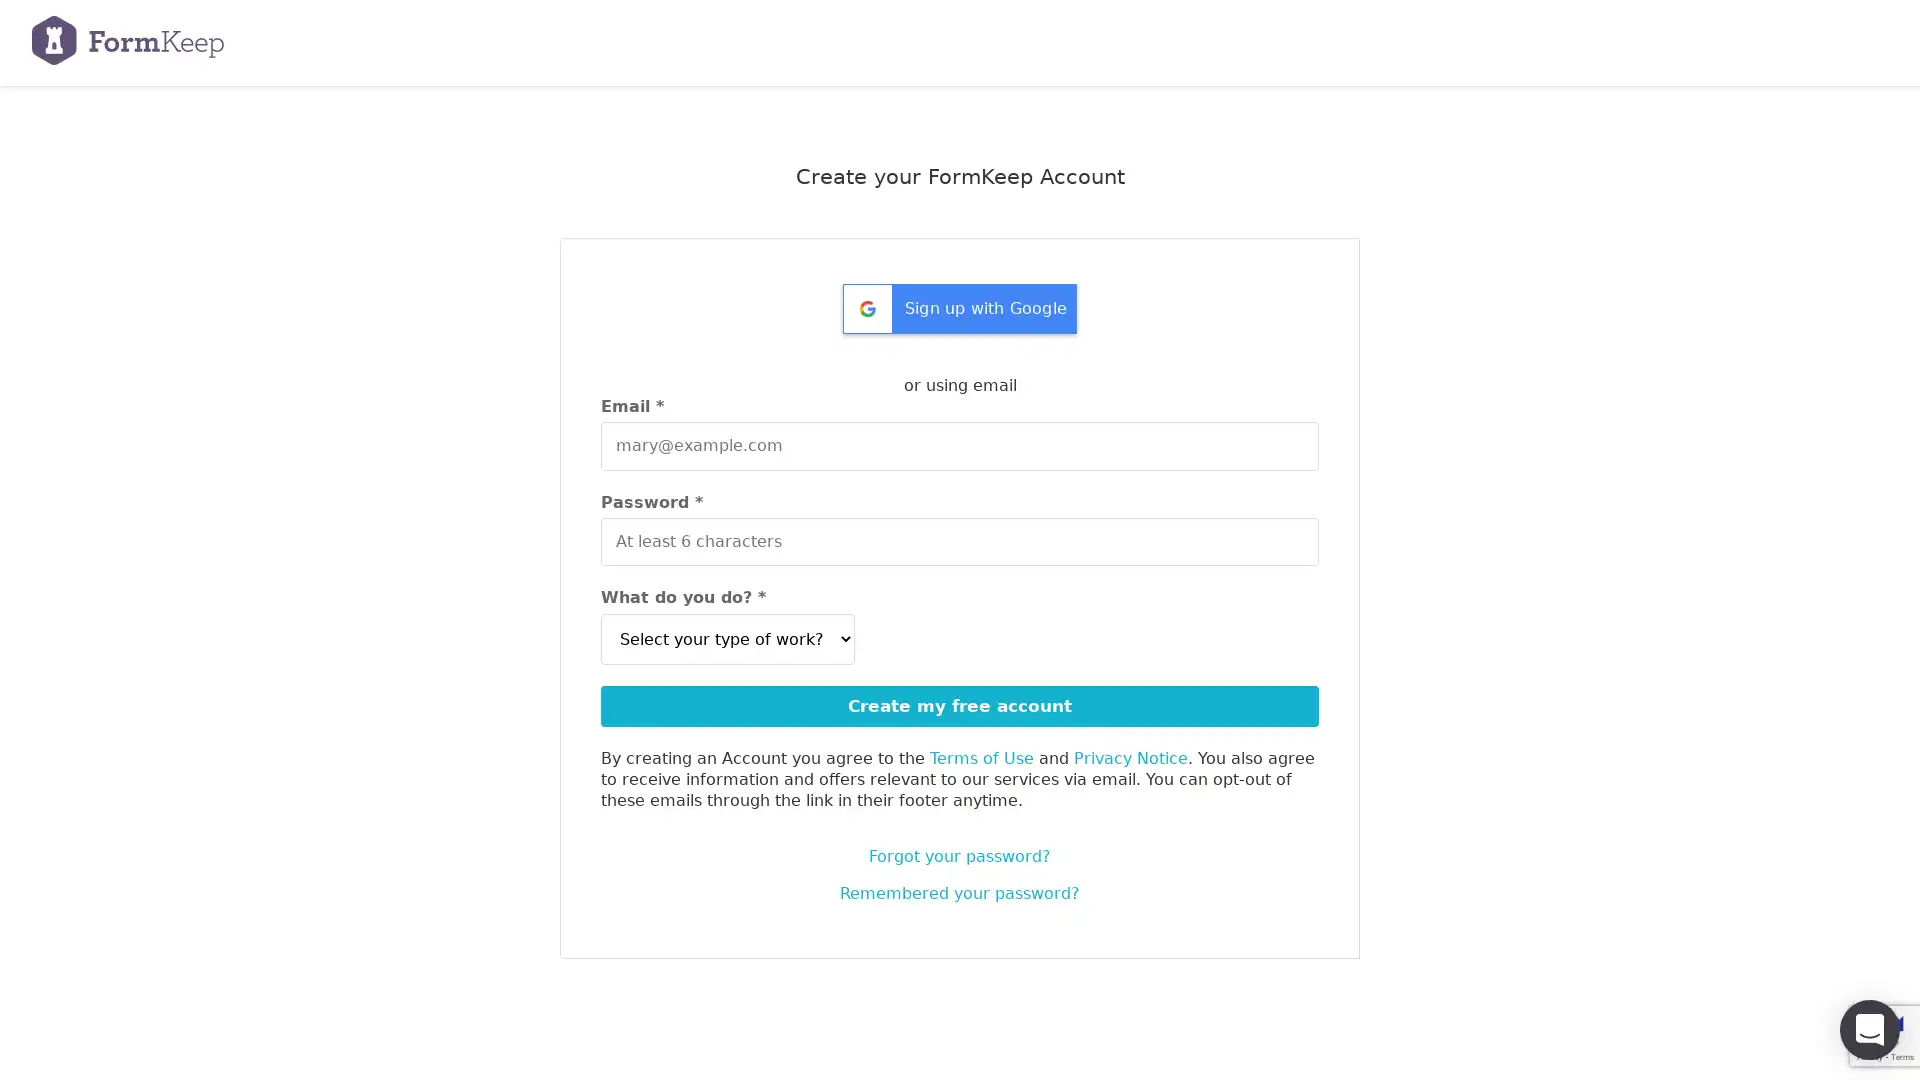  What do you see at coordinates (960, 315) in the screenshot?
I see `Sign up with Google` at bounding box center [960, 315].